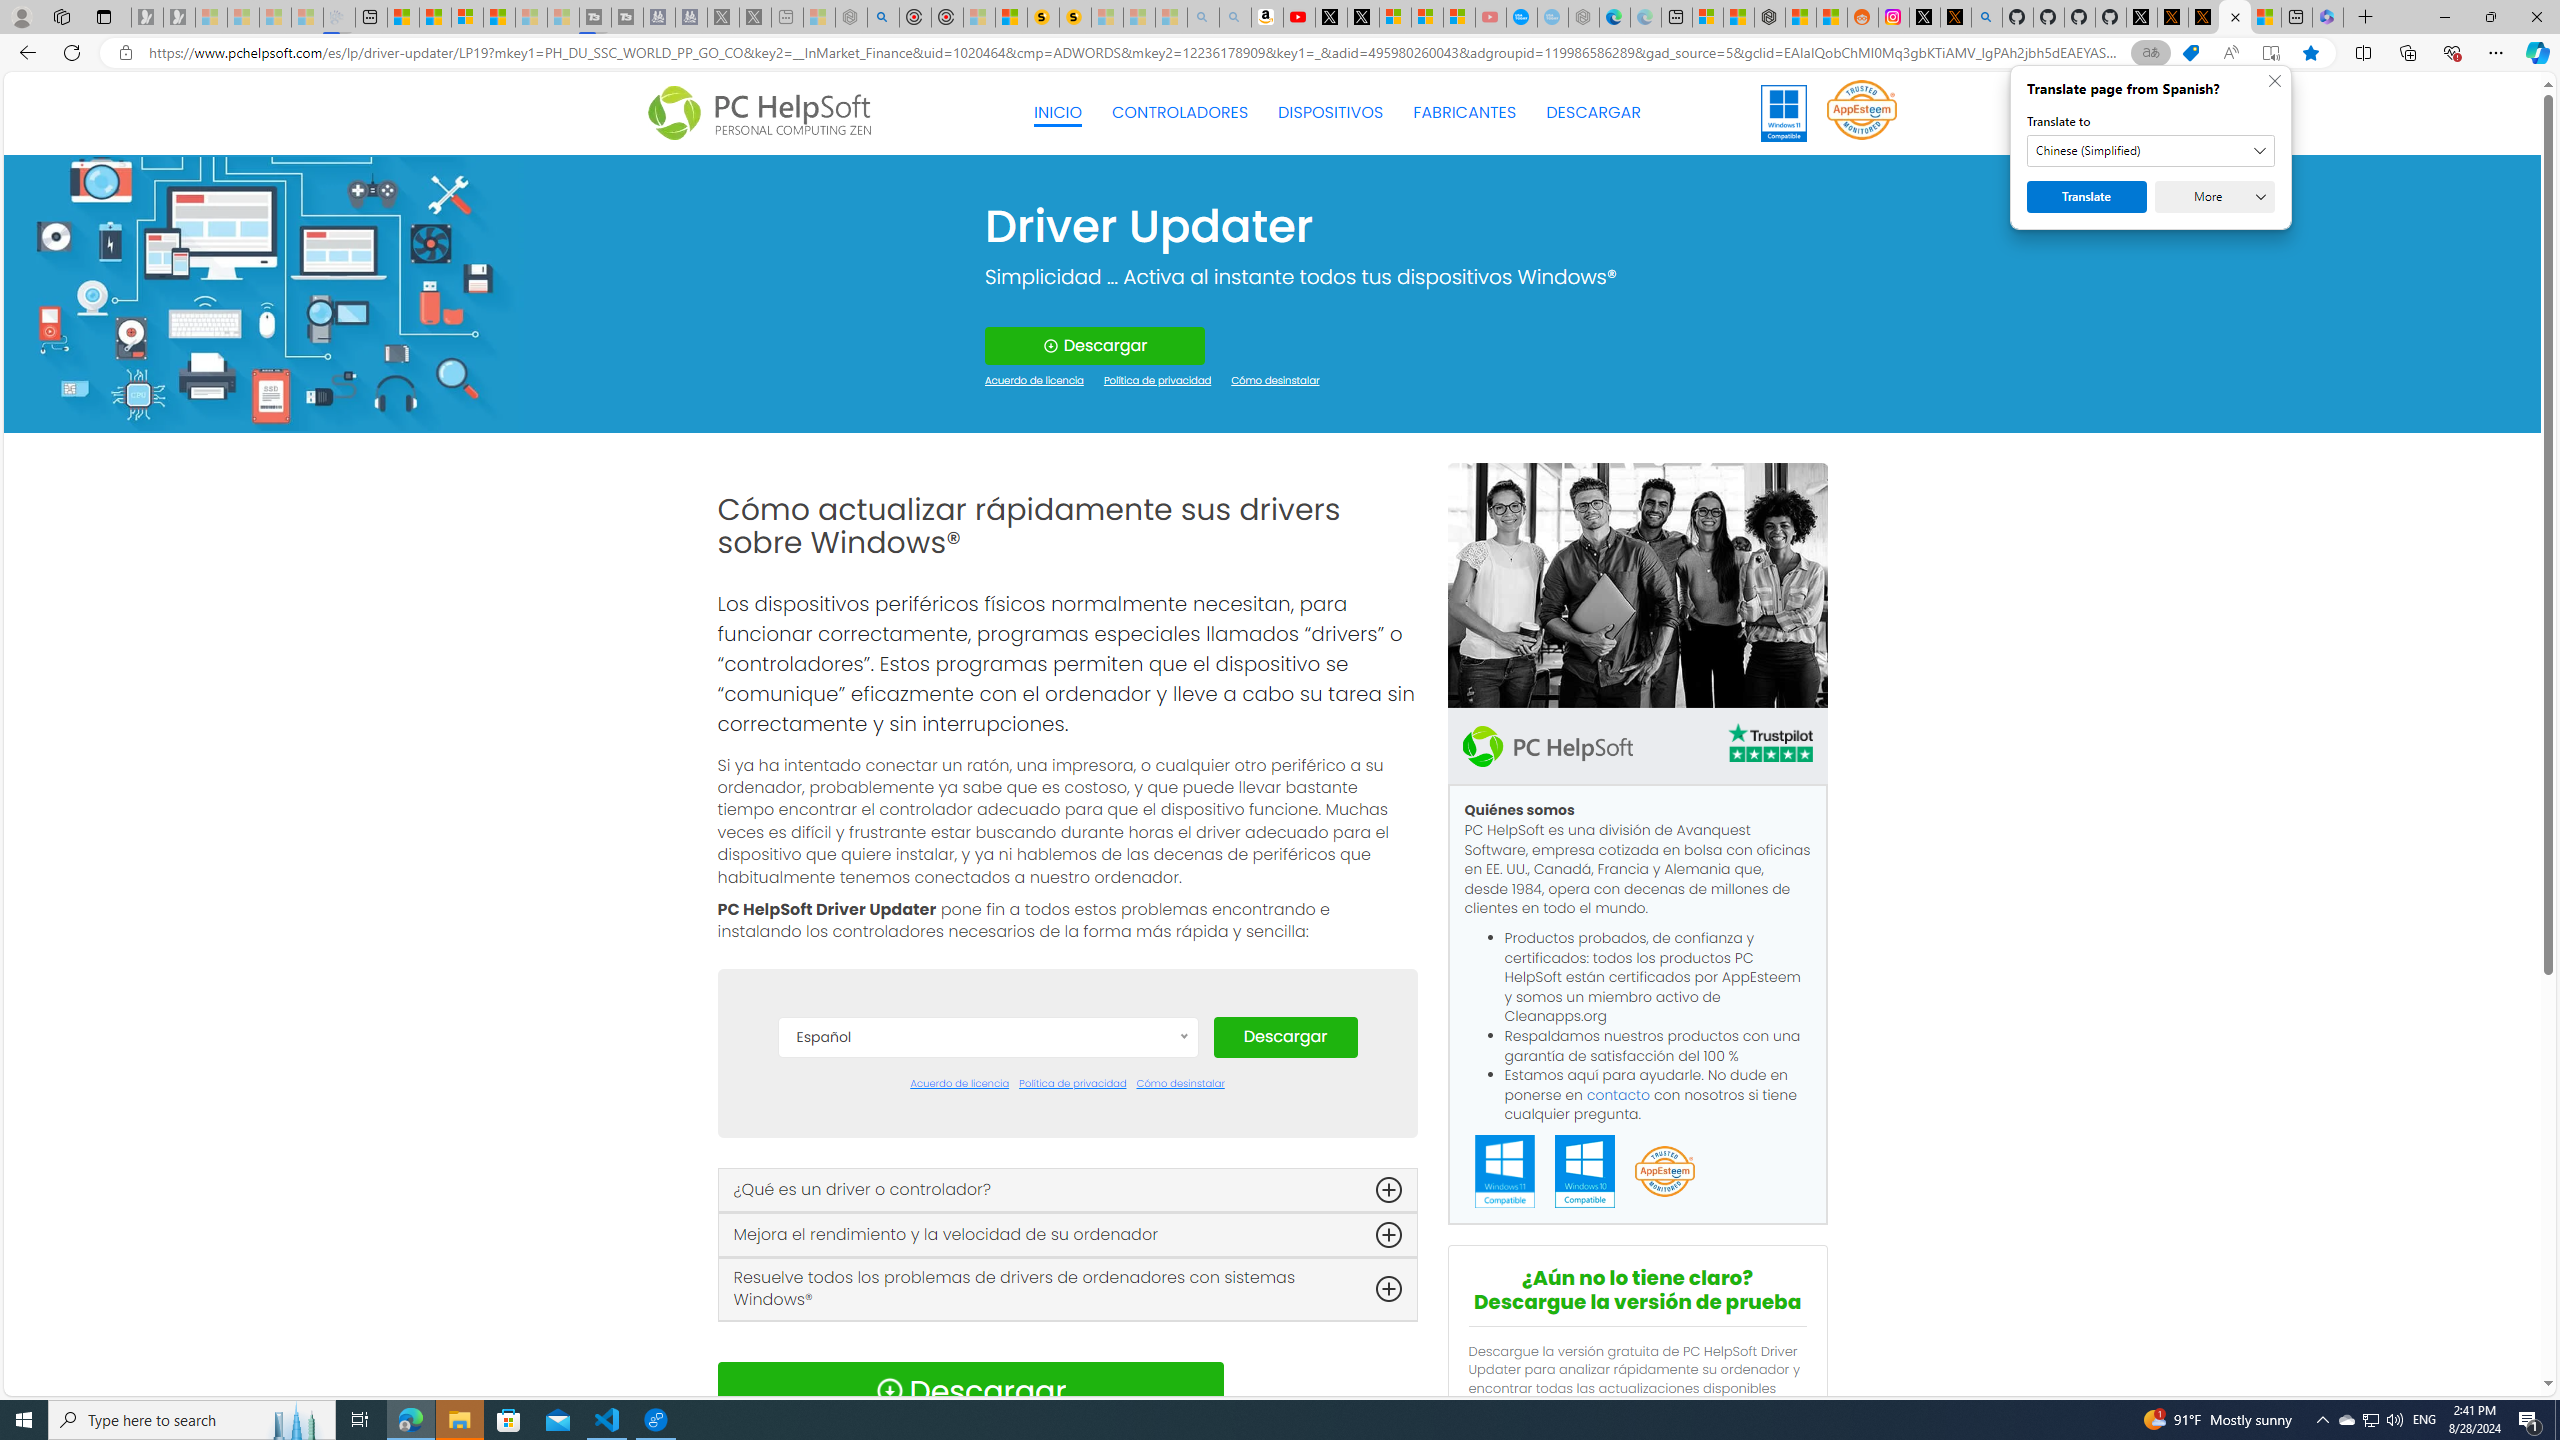  I want to click on 'help.x.com | 524: A timeout occurred', so click(1954, 16).